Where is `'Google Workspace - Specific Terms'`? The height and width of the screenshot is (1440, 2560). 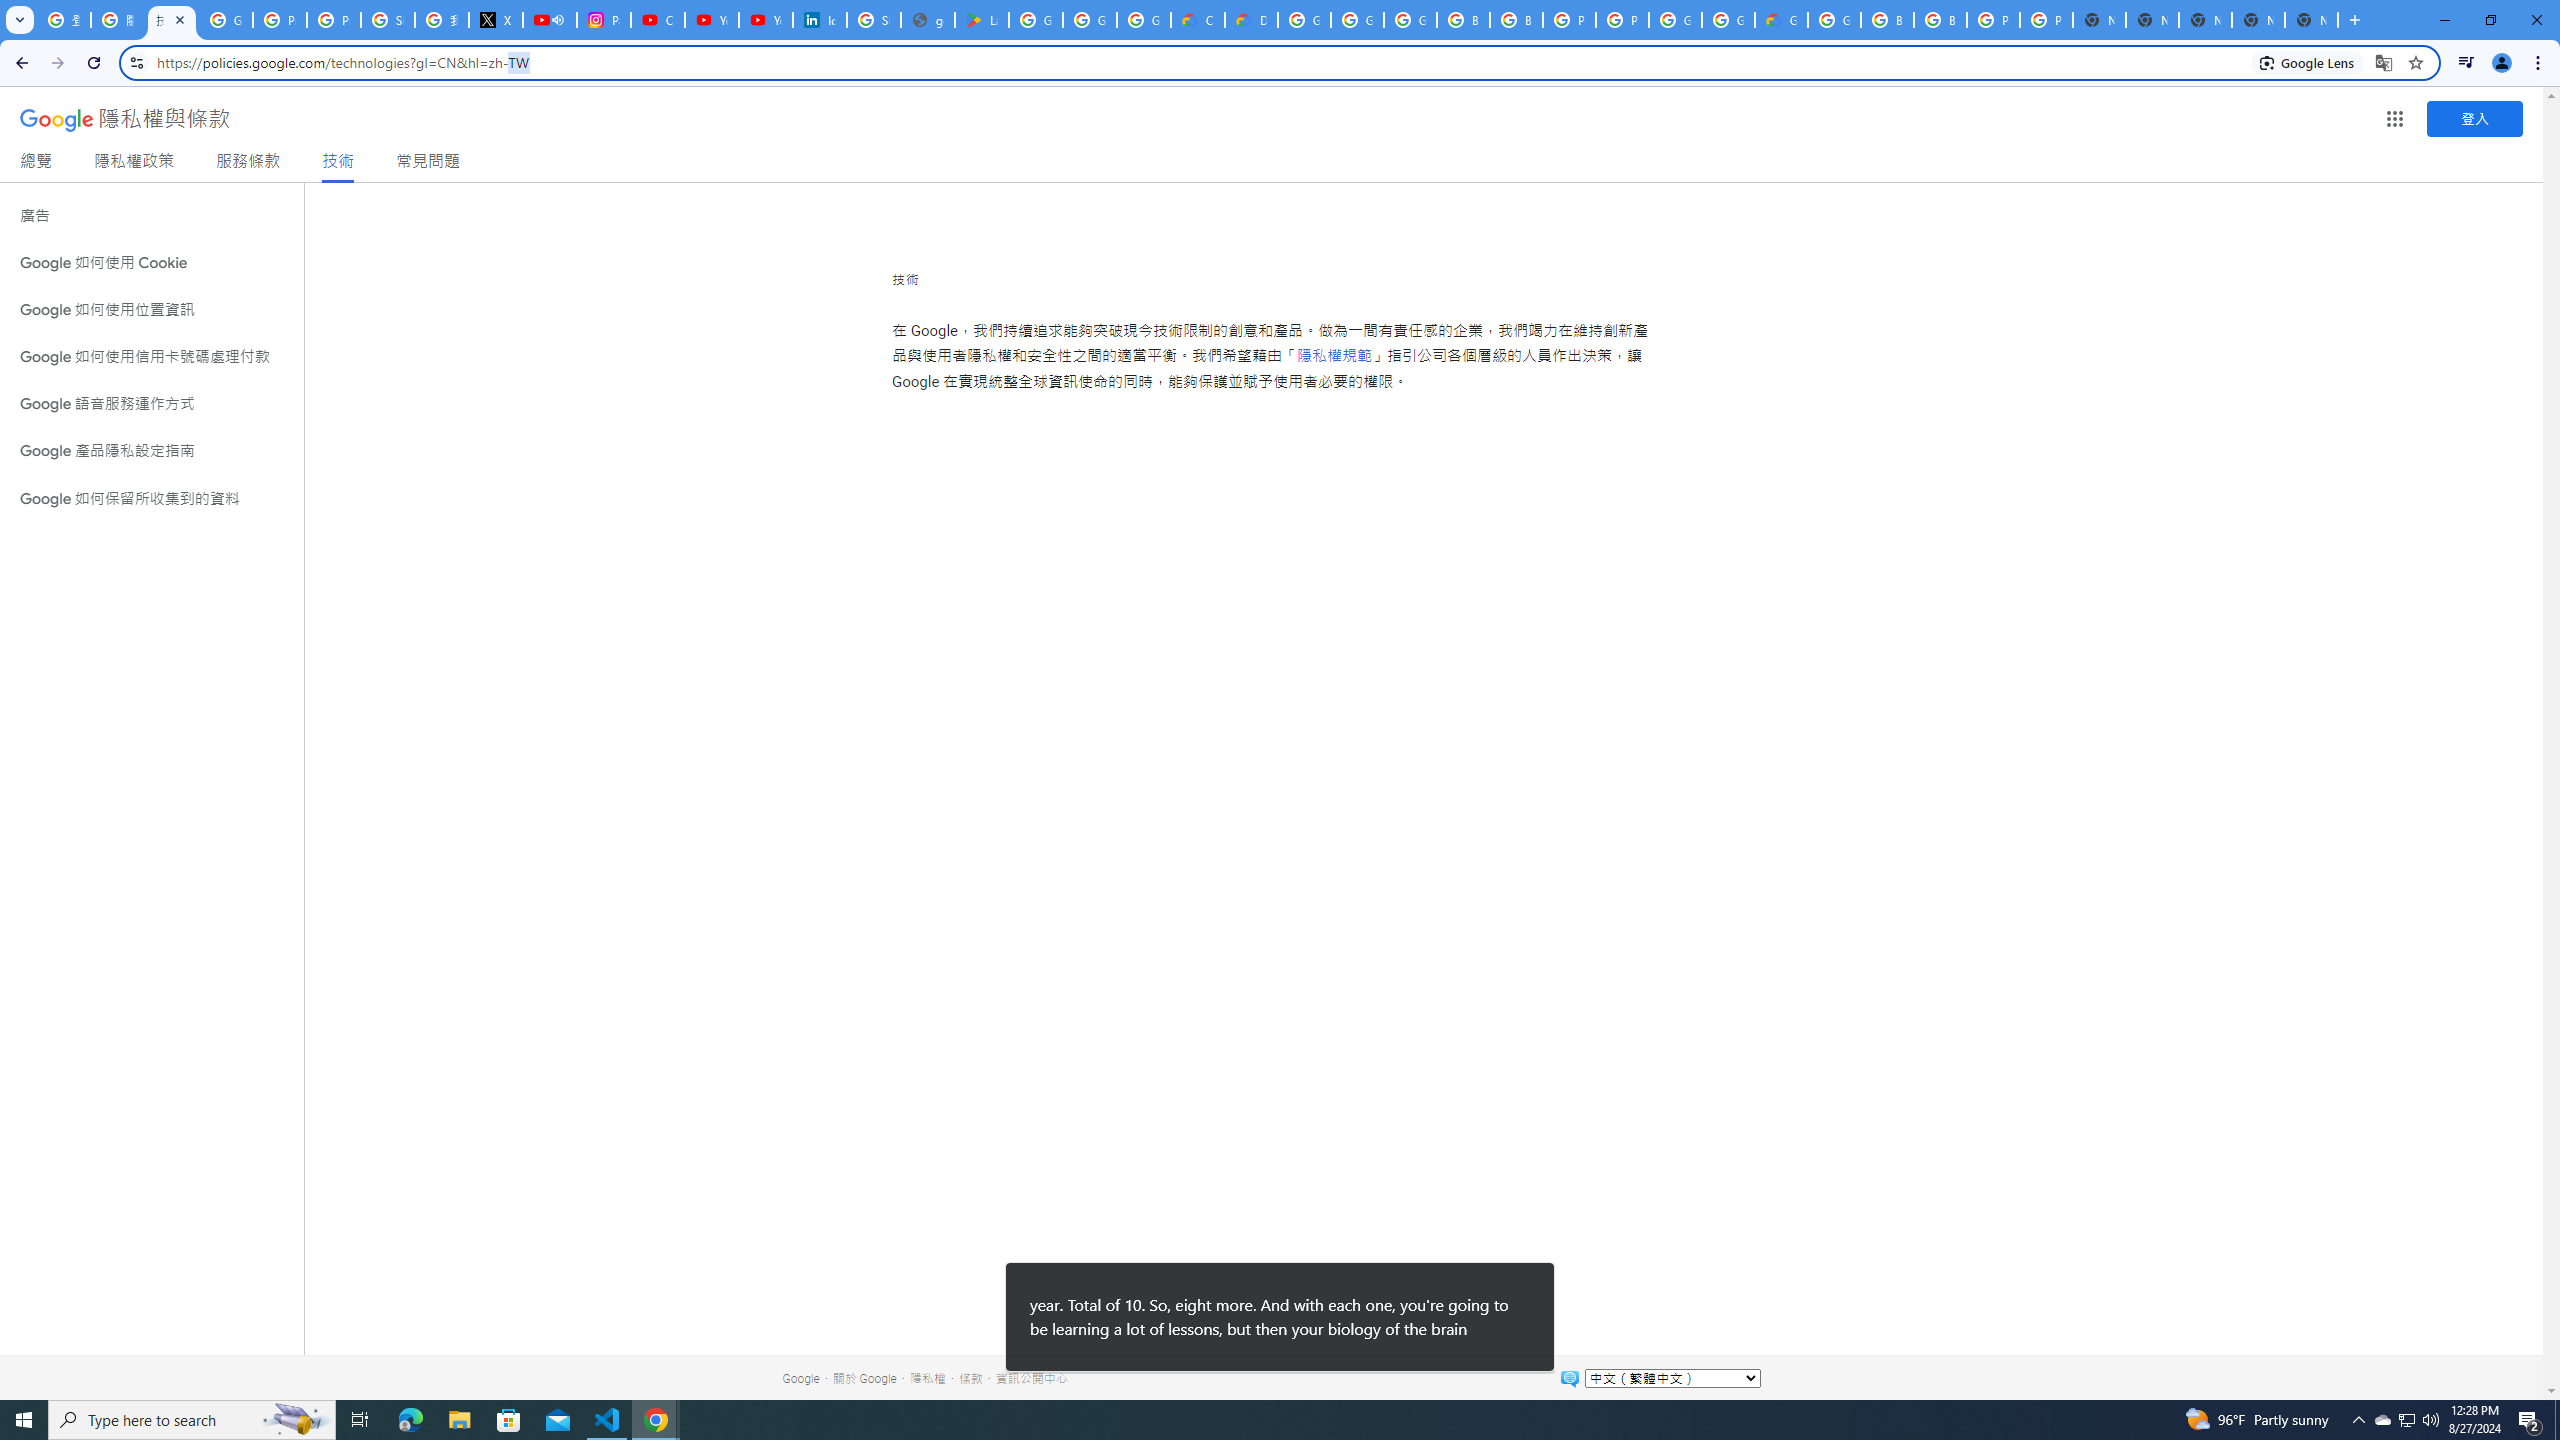
'Google Workspace - Specific Terms' is located at coordinates (1089, 19).